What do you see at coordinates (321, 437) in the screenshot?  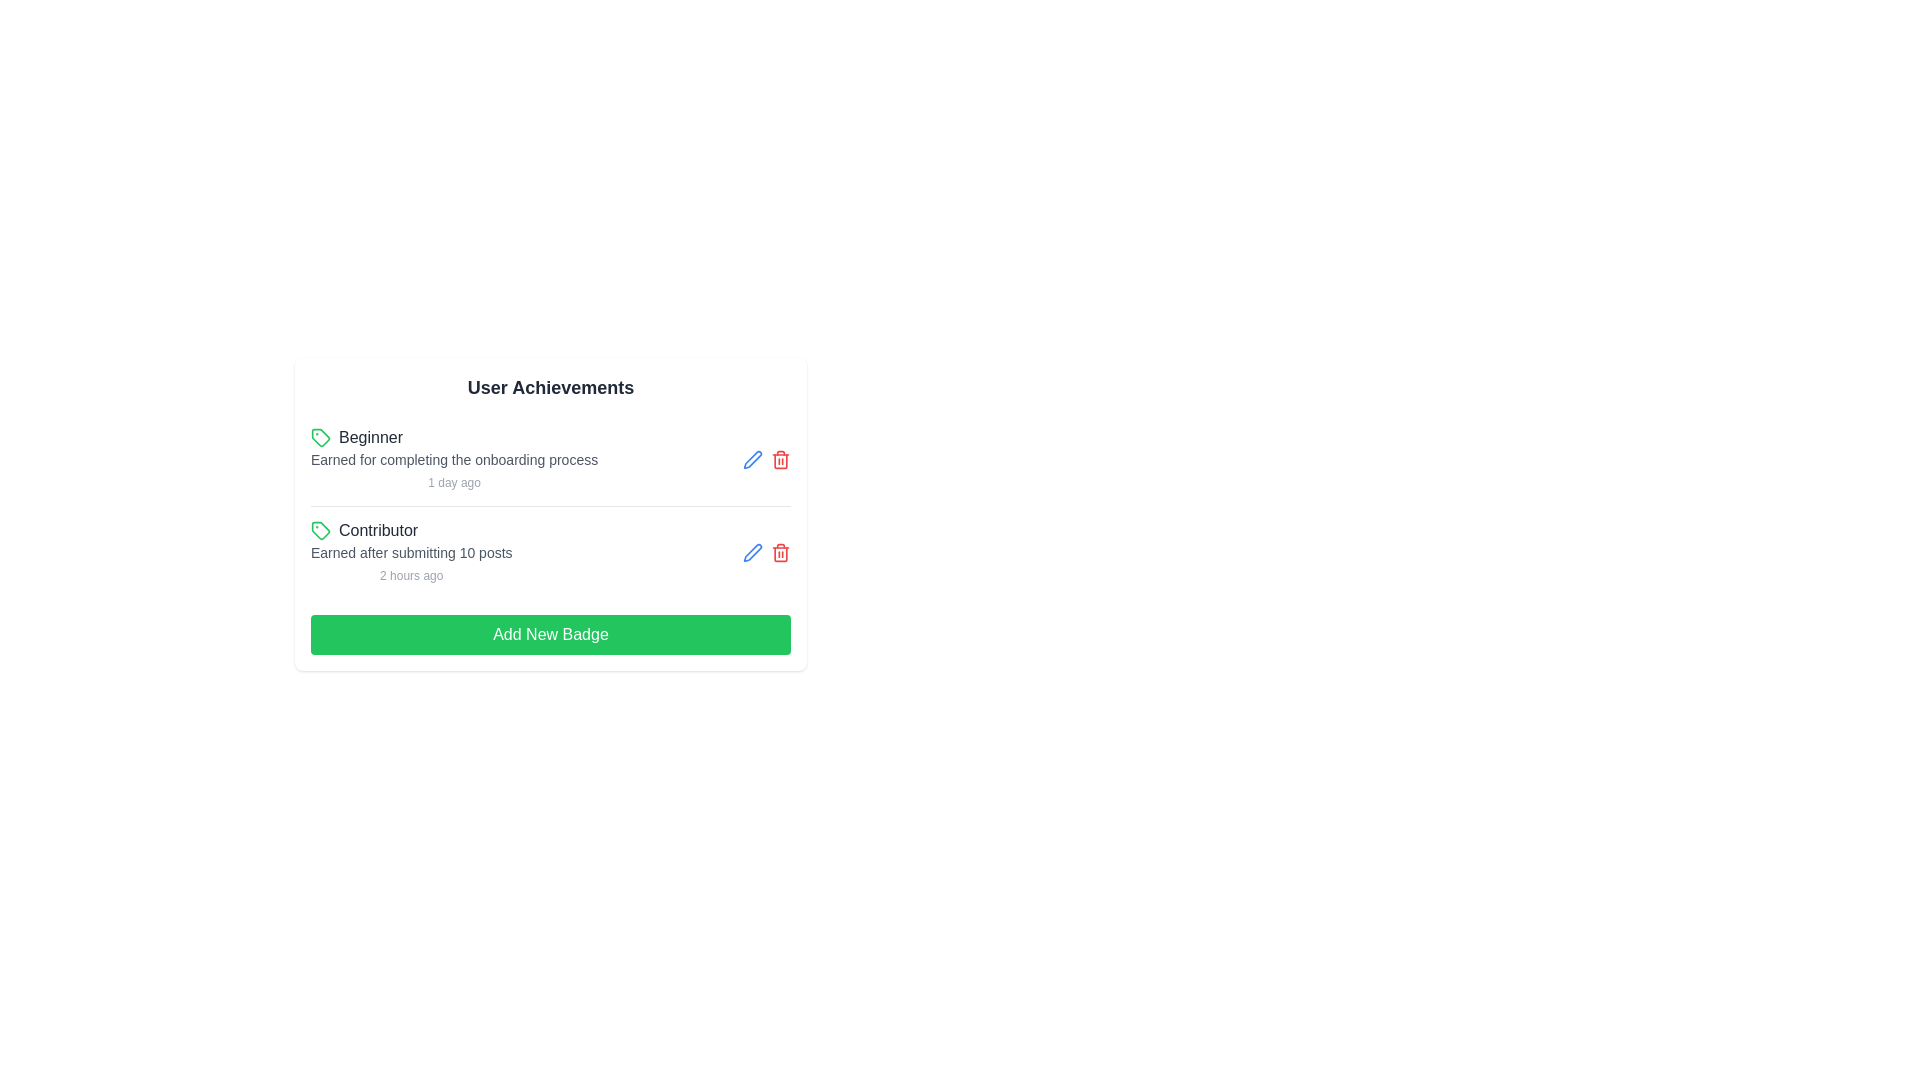 I see `the 'Beginner' achievement icon located to the left of the text 'Beginner' in the 'User Achievements' section` at bounding box center [321, 437].